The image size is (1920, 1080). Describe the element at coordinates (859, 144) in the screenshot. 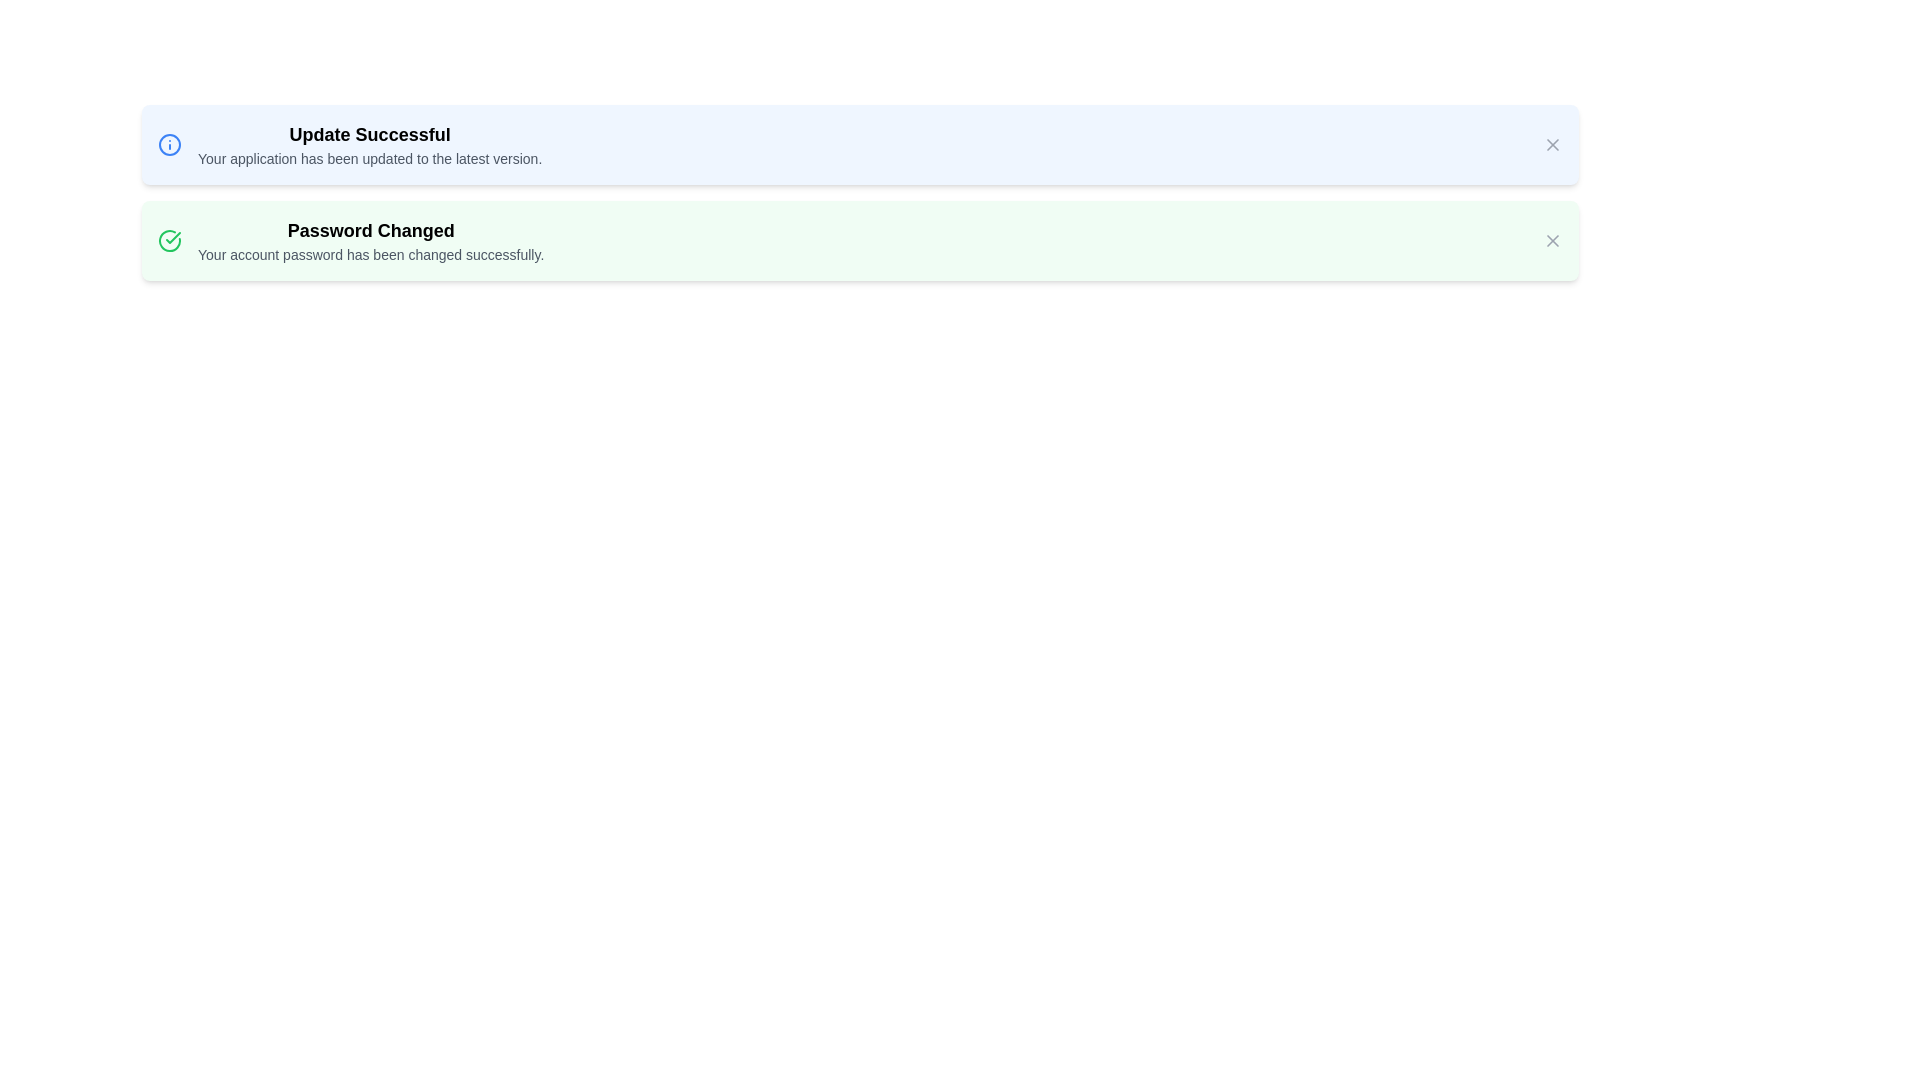

I see `the alert to bring focus to its message` at that location.